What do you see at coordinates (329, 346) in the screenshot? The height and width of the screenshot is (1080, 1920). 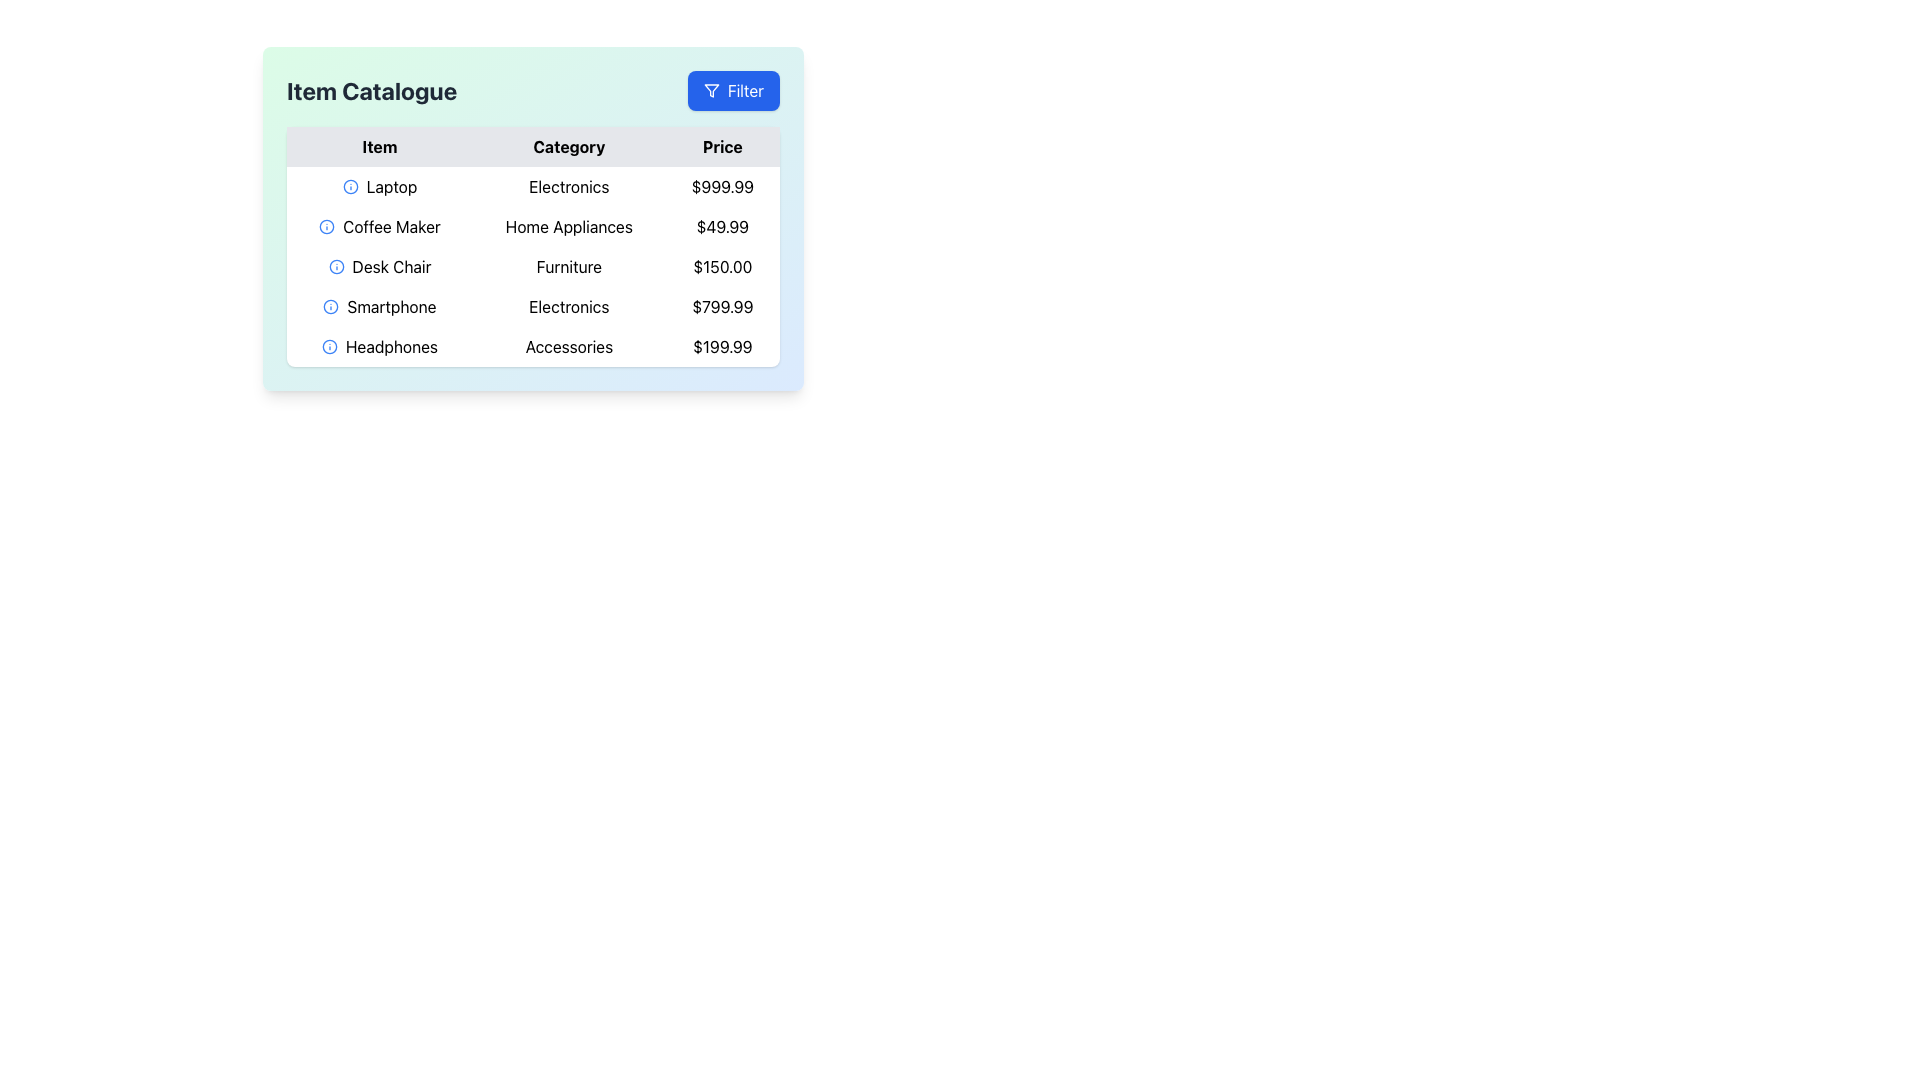 I see `the blue circle icon with an 'i' symbol located in the last row of the 'Item' column next to the text 'Headphones'` at bounding box center [329, 346].